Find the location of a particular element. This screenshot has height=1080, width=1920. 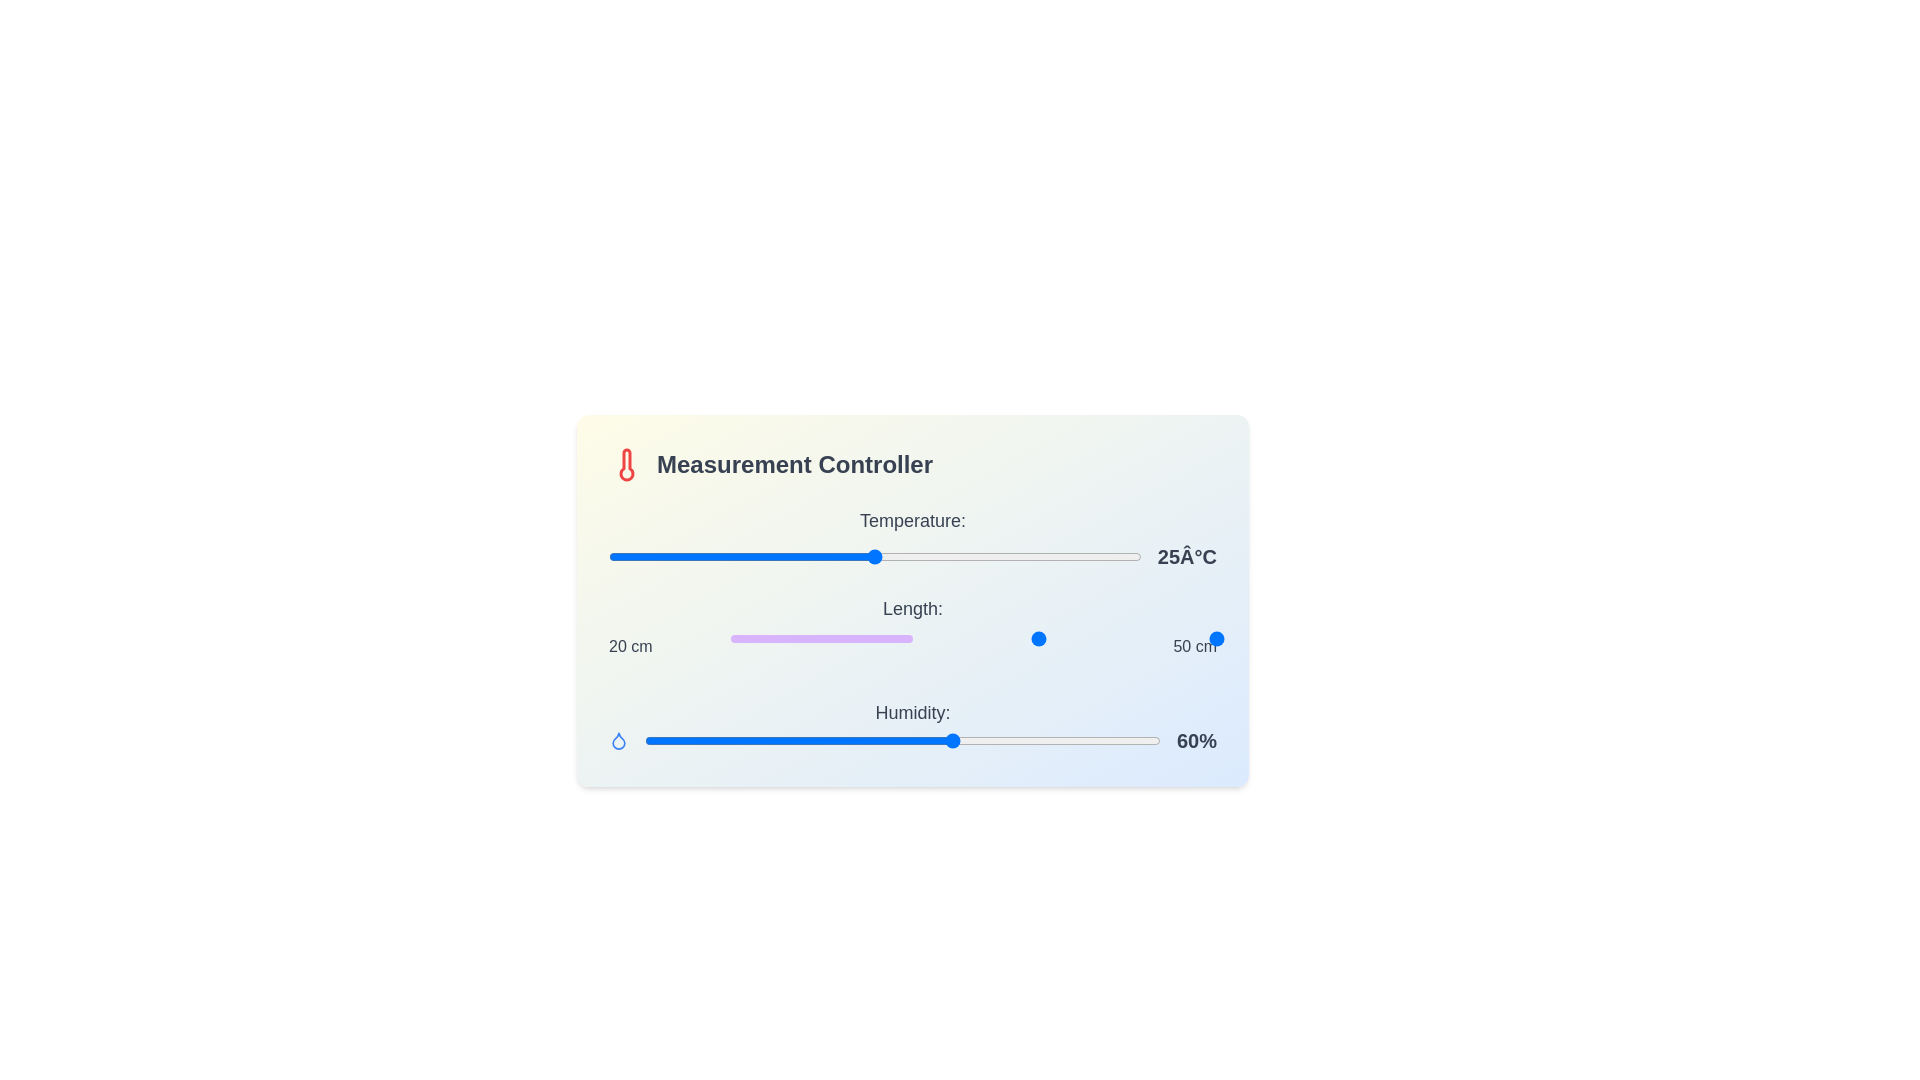

the slider value is located at coordinates (1125, 639).